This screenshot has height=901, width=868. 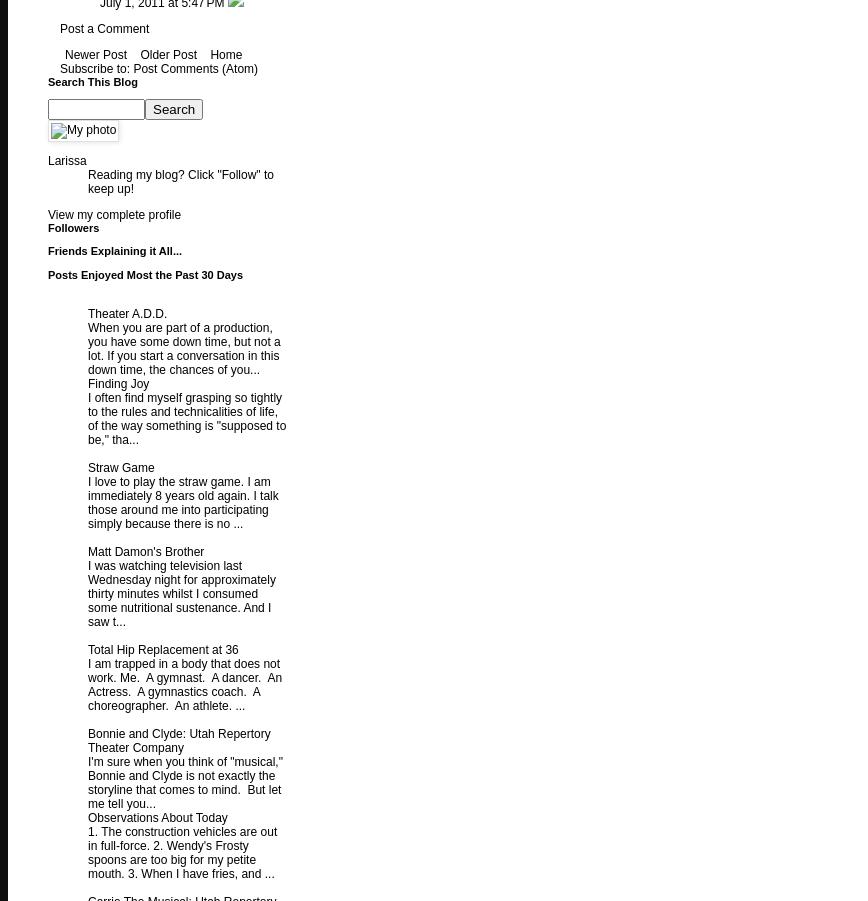 What do you see at coordinates (182, 503) in the screenshot?
I see `'I love to play the straw game.   I am immediately 8 years old again.   I talk those around me into participating simply because there is no ...'` at bounding box center [182, 503].